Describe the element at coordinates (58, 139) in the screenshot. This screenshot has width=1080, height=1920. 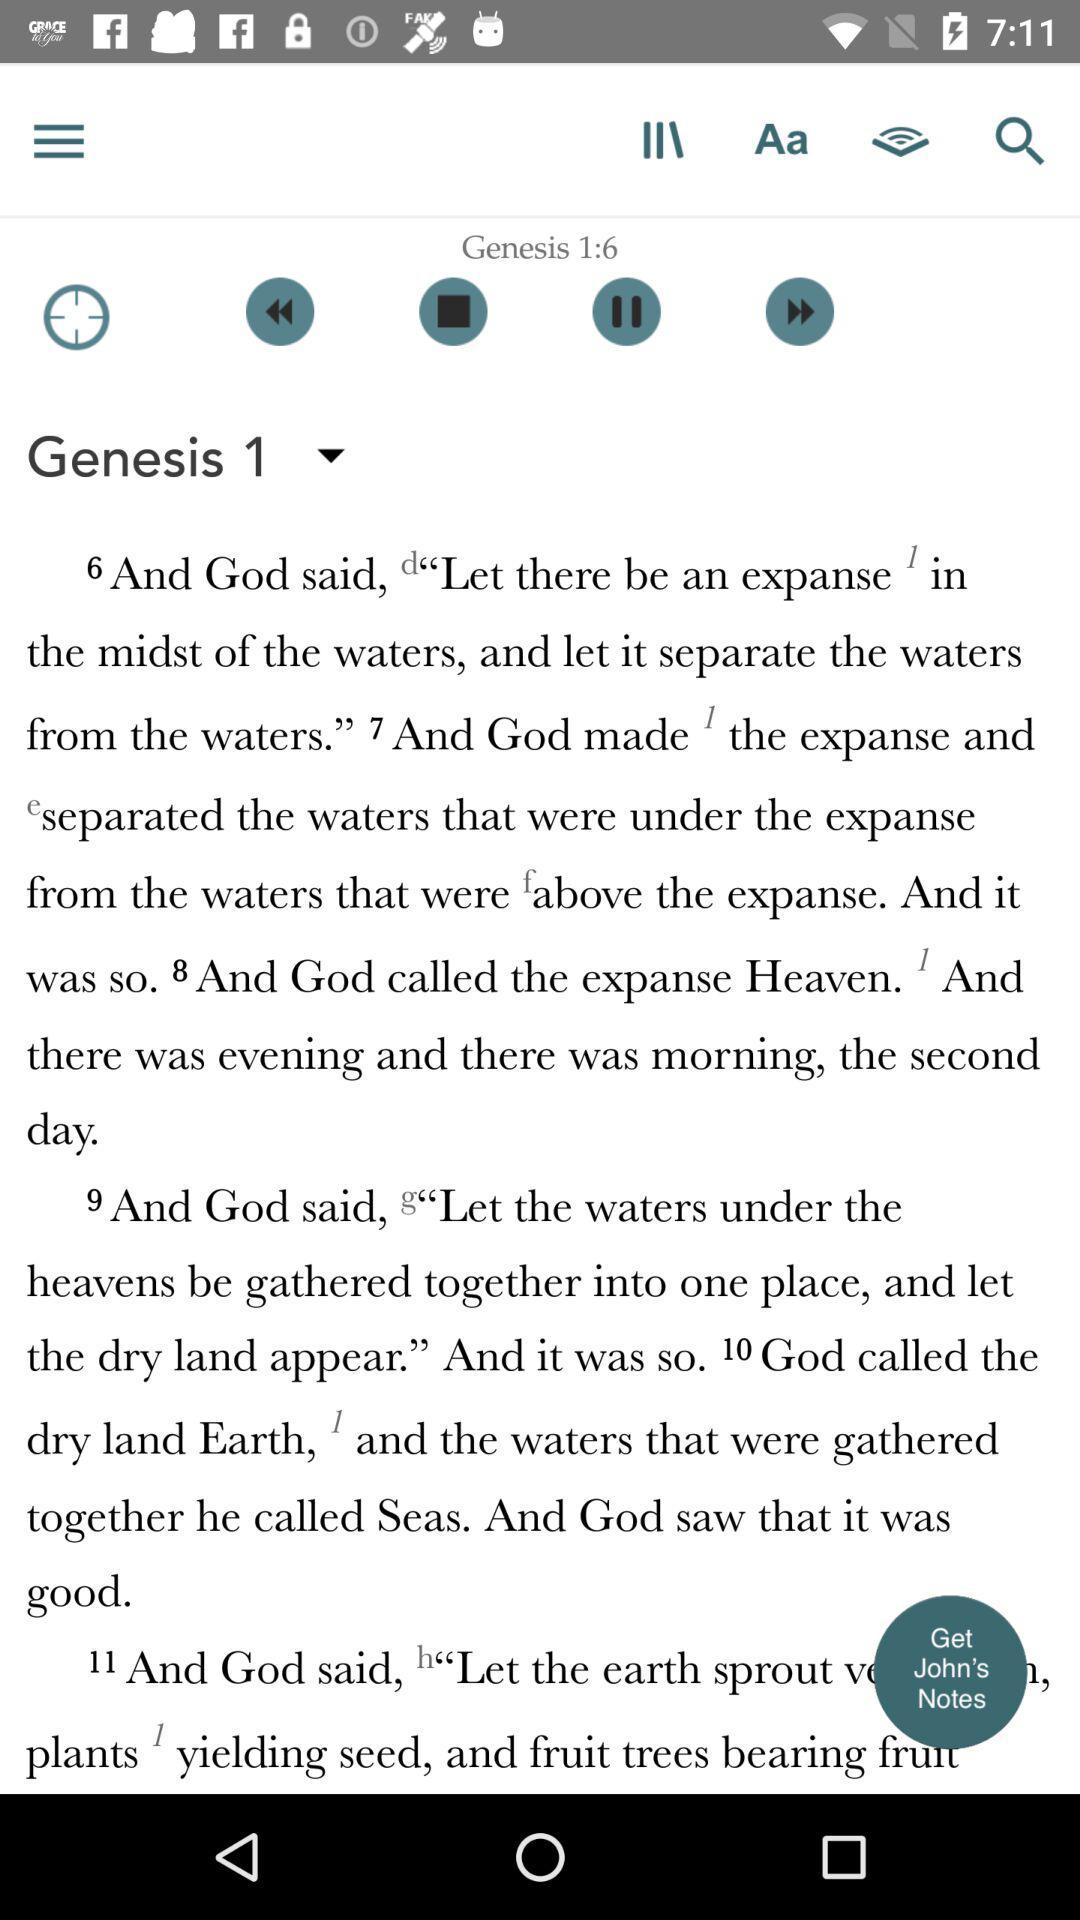
I see `more options` at that location.